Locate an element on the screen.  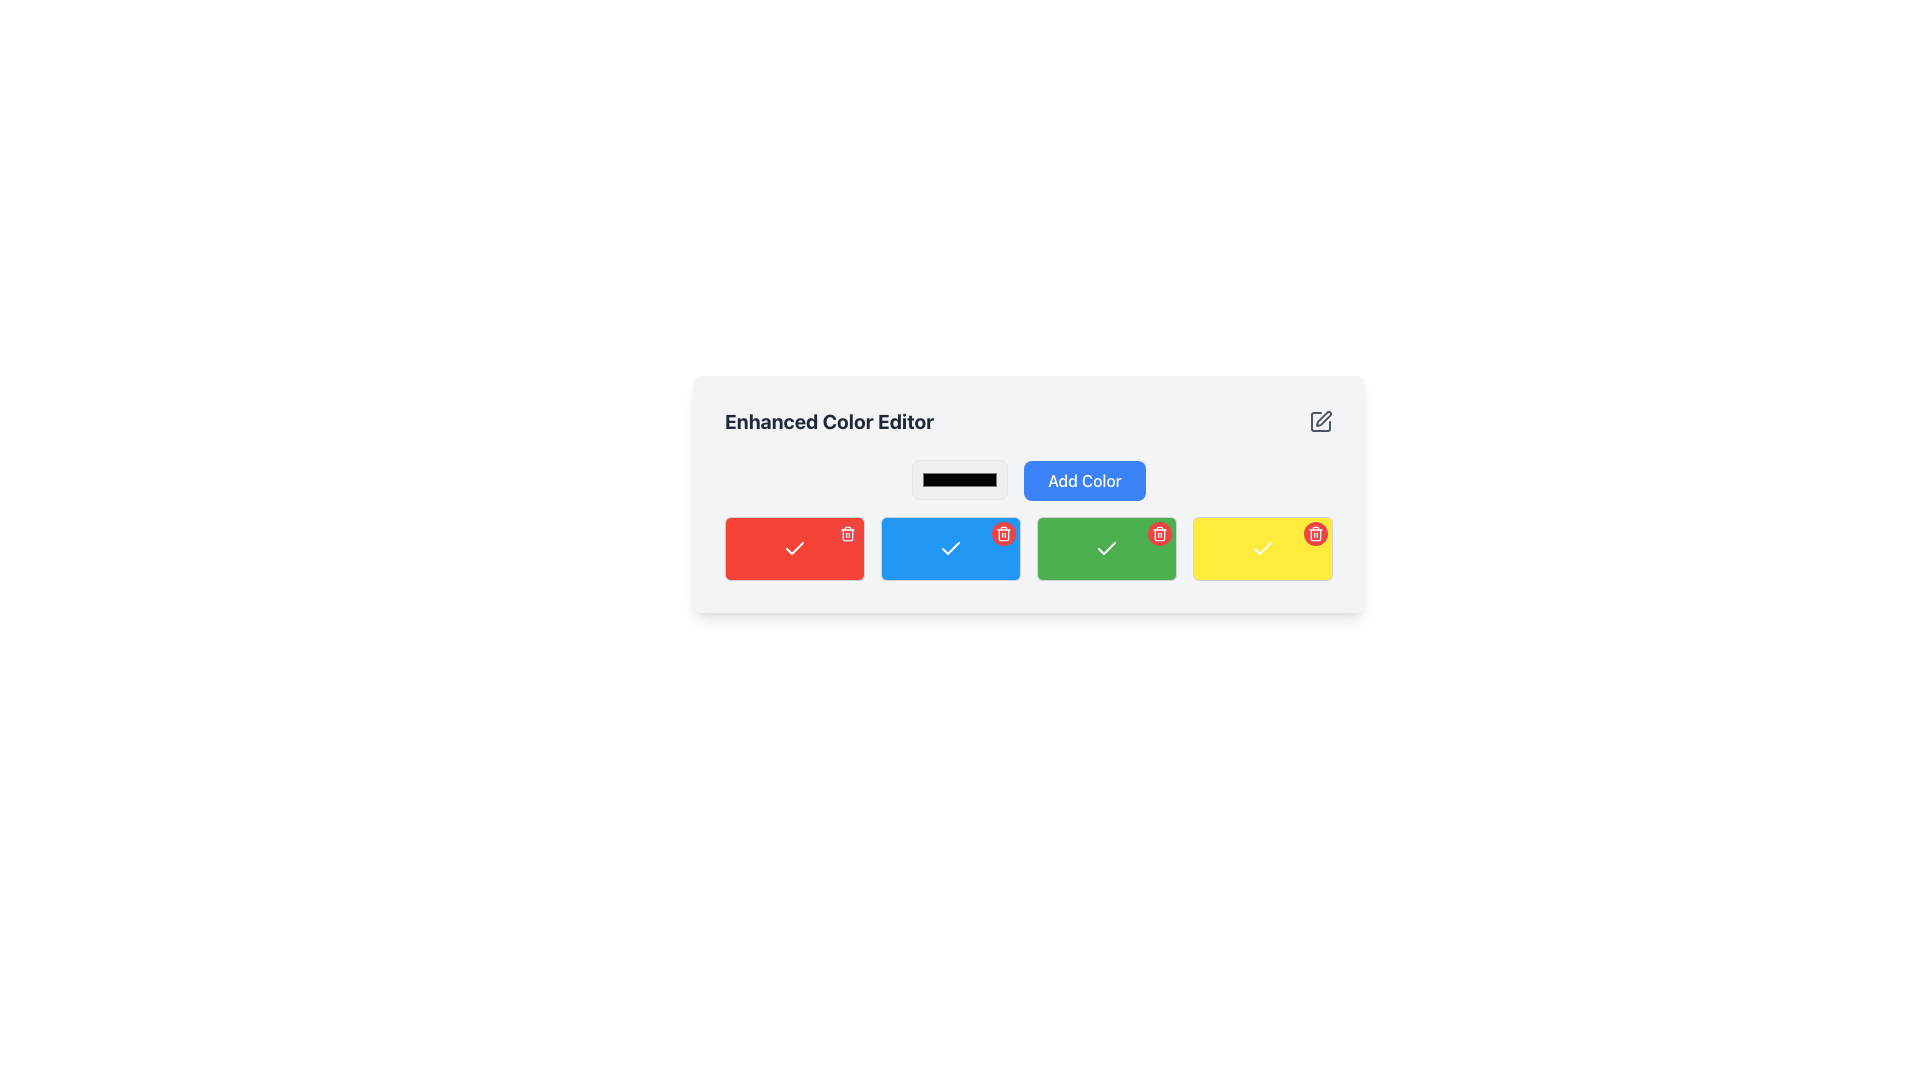
the circular red button with a white trash can icon is located at coordinates (1003, 532).